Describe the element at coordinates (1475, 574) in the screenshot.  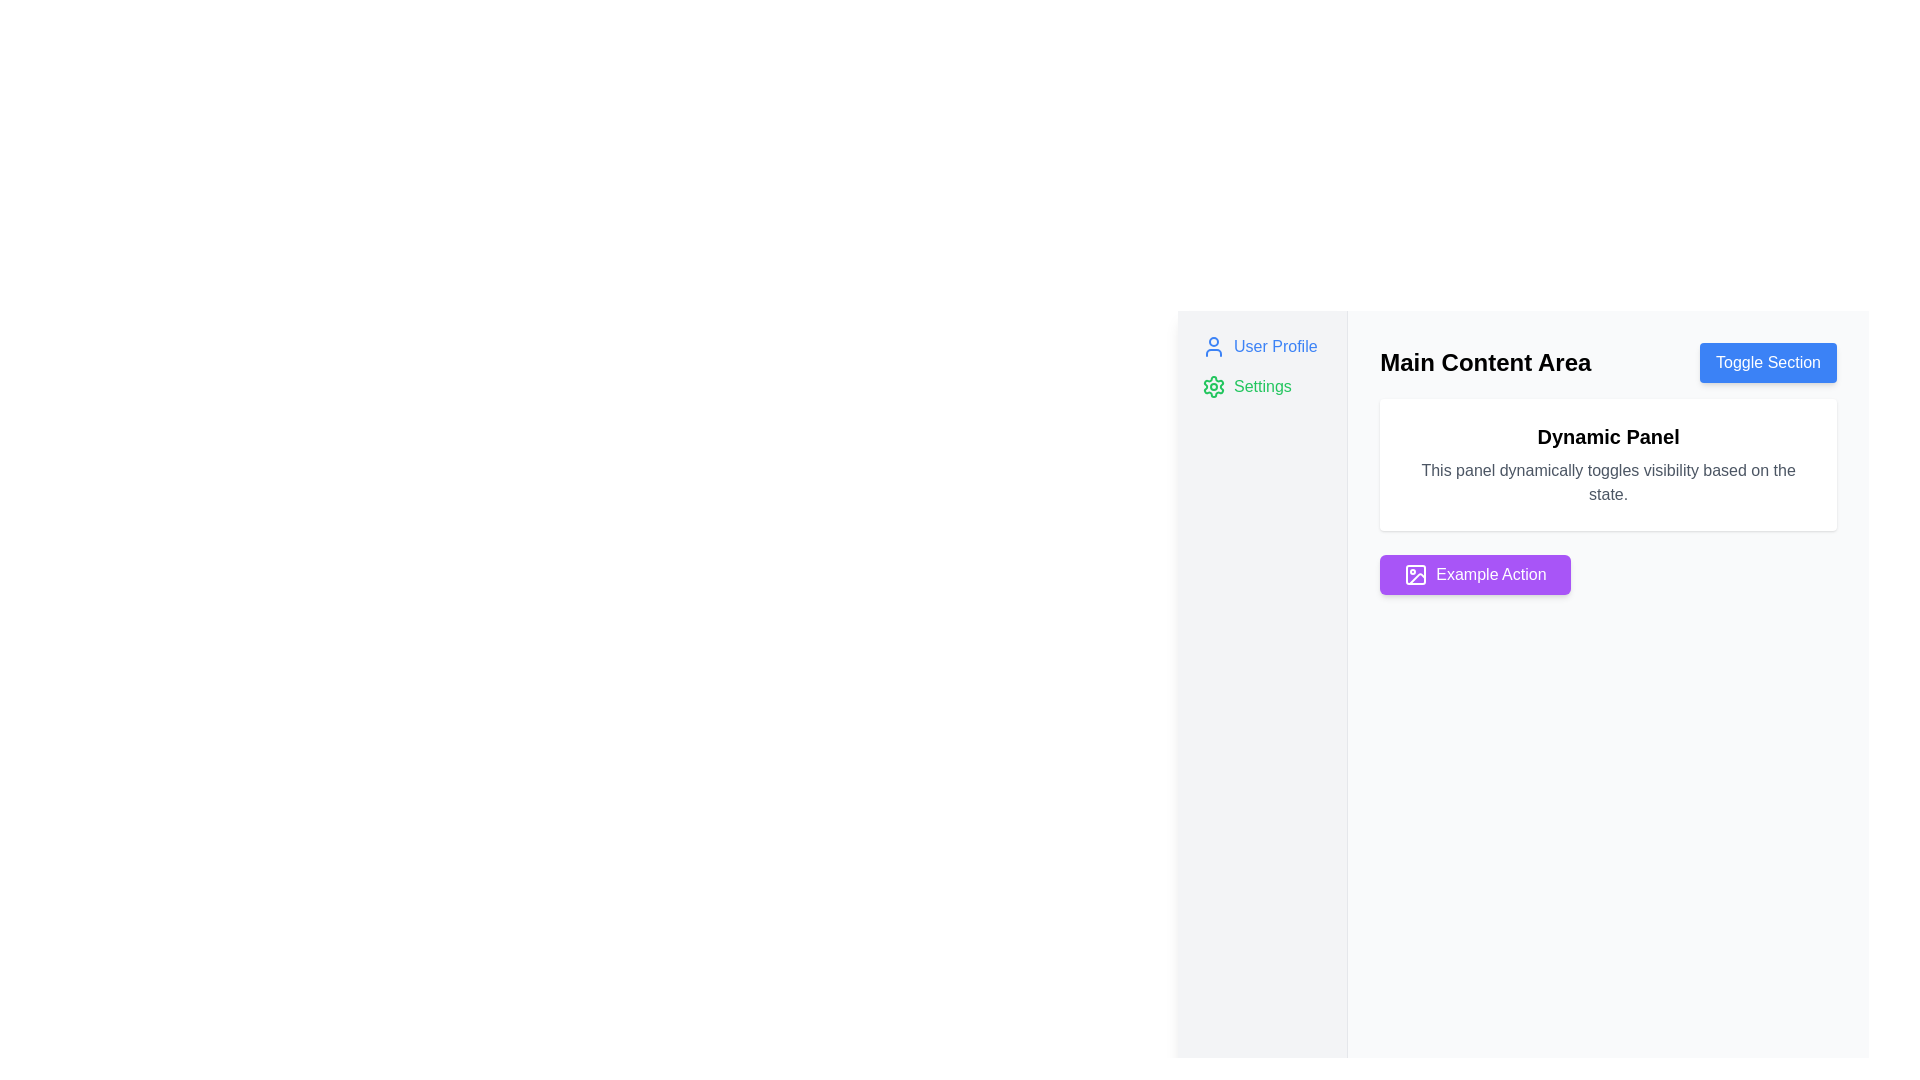
I see `the vibrant purple button labeled 'Example Action' with a picture frame icon` at that location.